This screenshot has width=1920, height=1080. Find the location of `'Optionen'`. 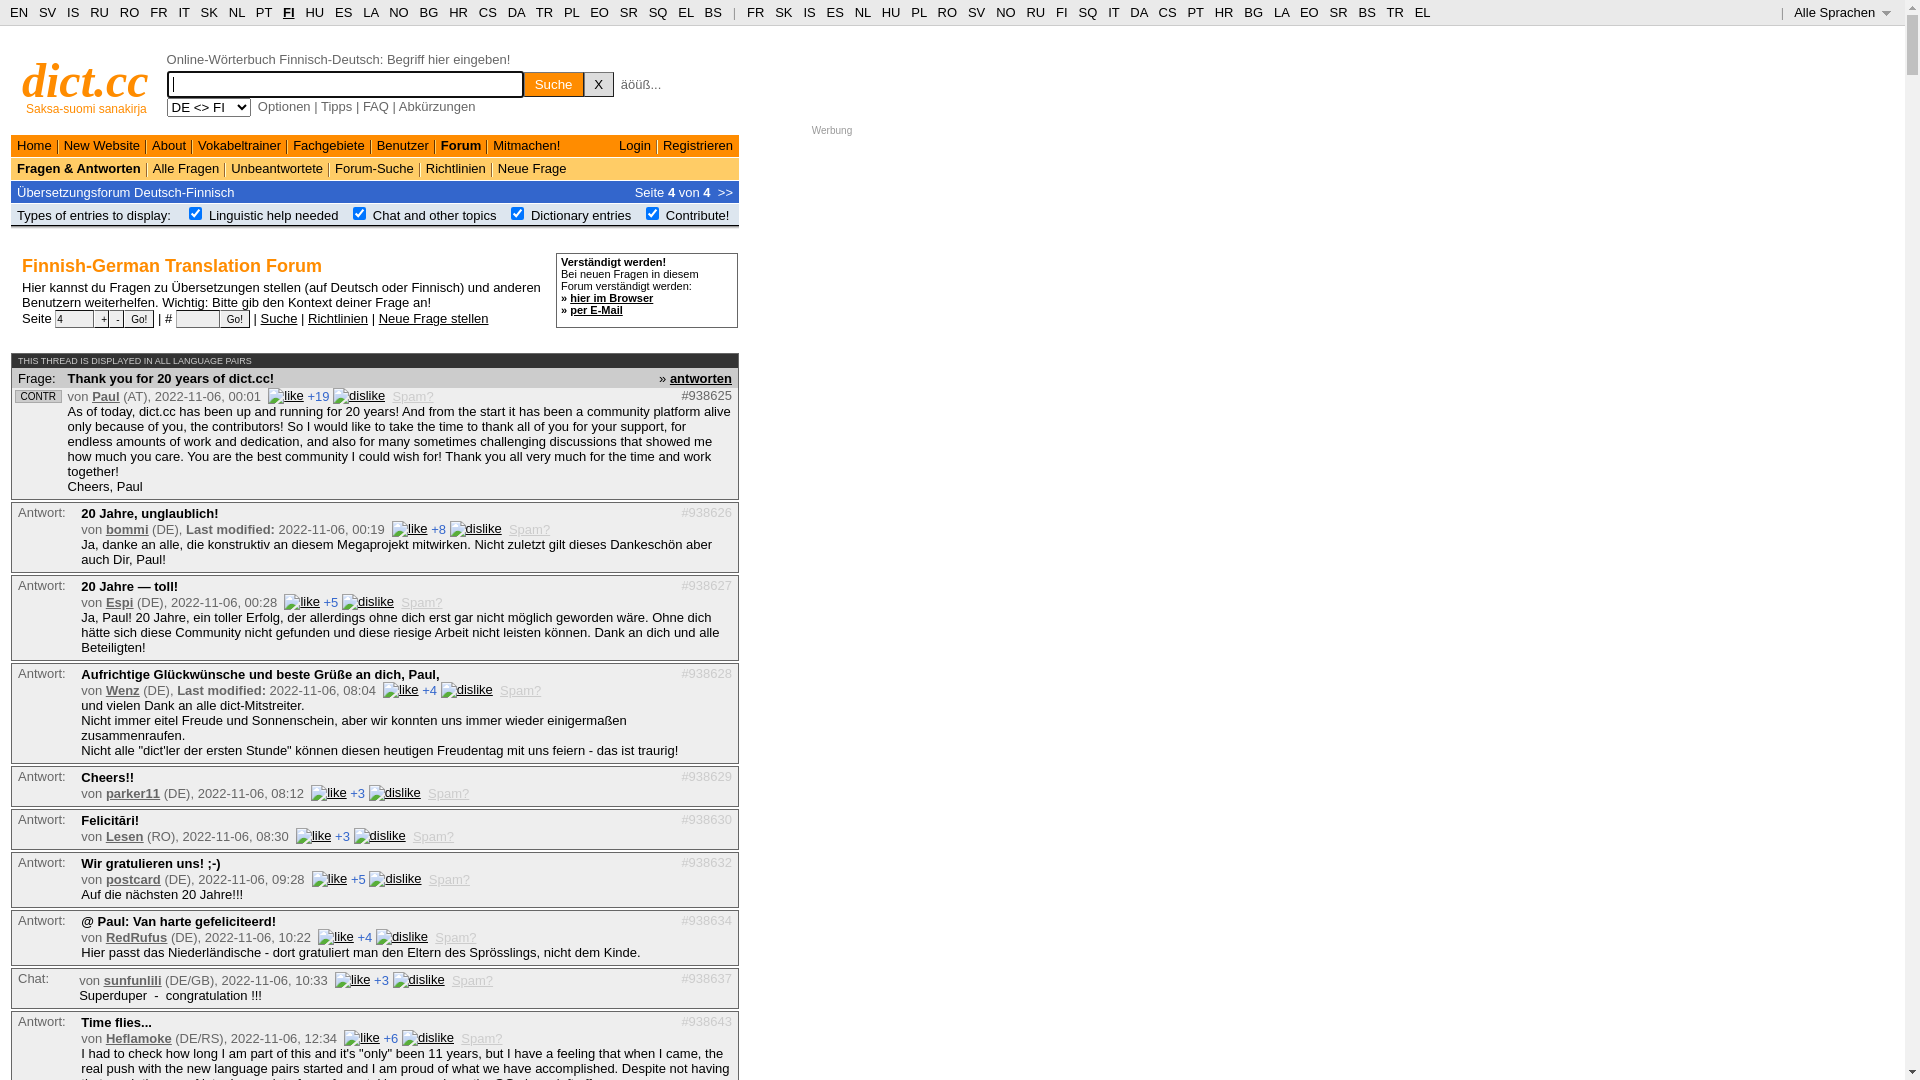

'Optionen' is located at coordinates (283, 106).